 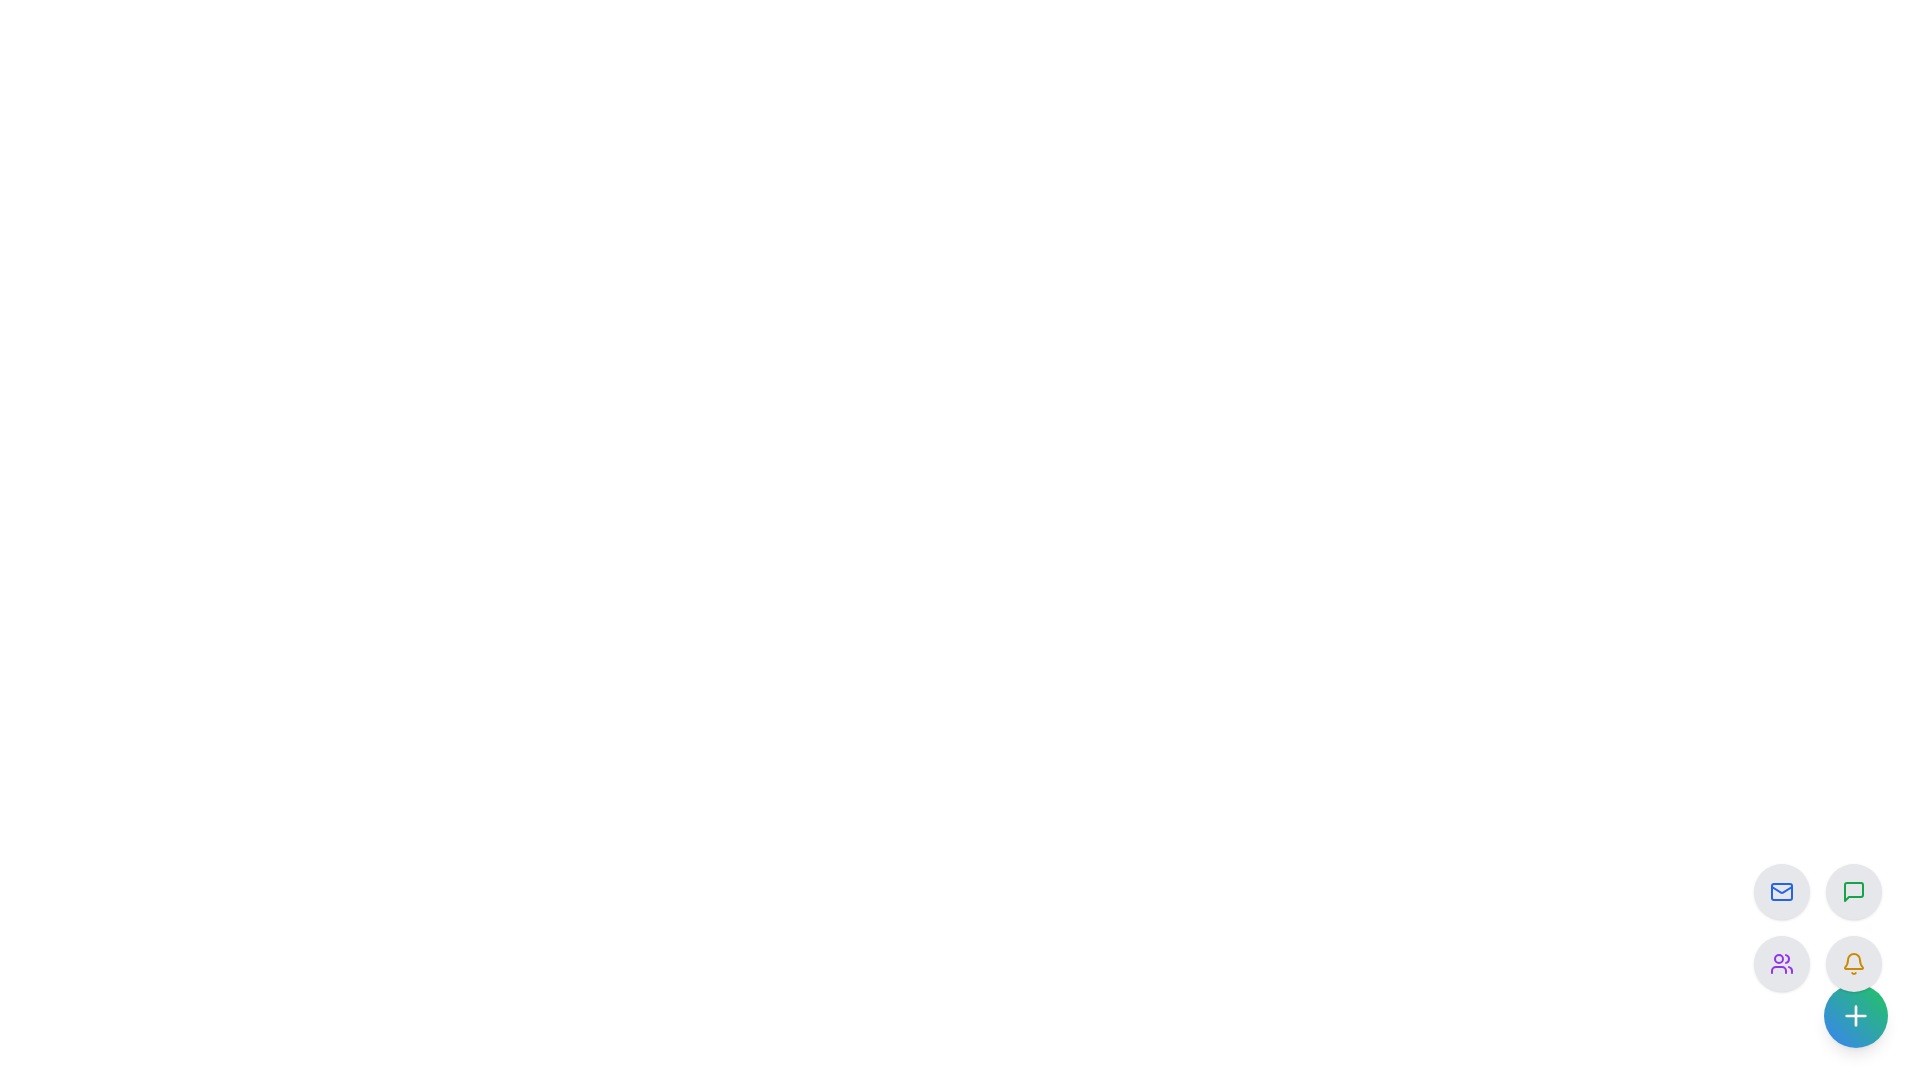 I want to click on the circular button featuring a yellow bell icon, so click(x=1852, y=963).